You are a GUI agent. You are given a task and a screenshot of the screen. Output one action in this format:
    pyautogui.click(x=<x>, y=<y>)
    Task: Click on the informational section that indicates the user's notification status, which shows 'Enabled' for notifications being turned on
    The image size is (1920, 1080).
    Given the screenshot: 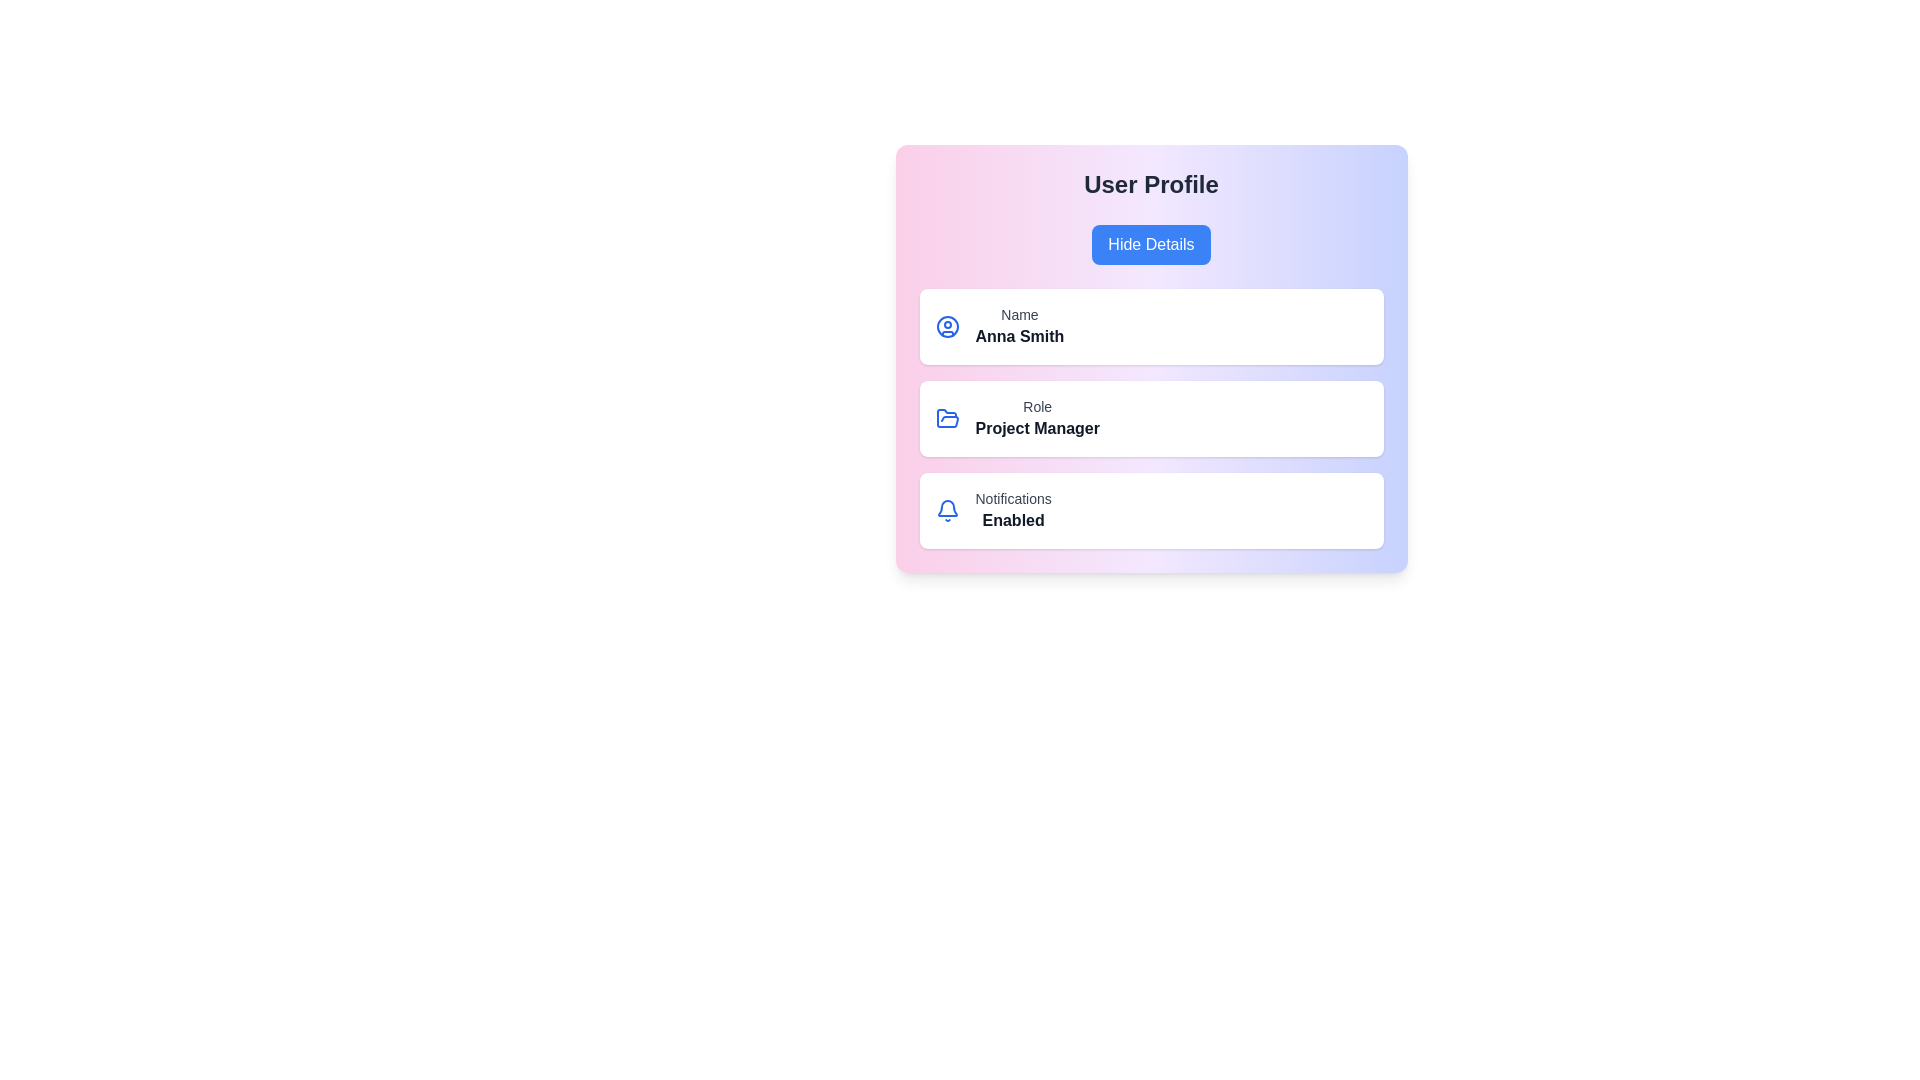 What is the action you would take?
    pyautogui.click(x=1151, y=509)
    